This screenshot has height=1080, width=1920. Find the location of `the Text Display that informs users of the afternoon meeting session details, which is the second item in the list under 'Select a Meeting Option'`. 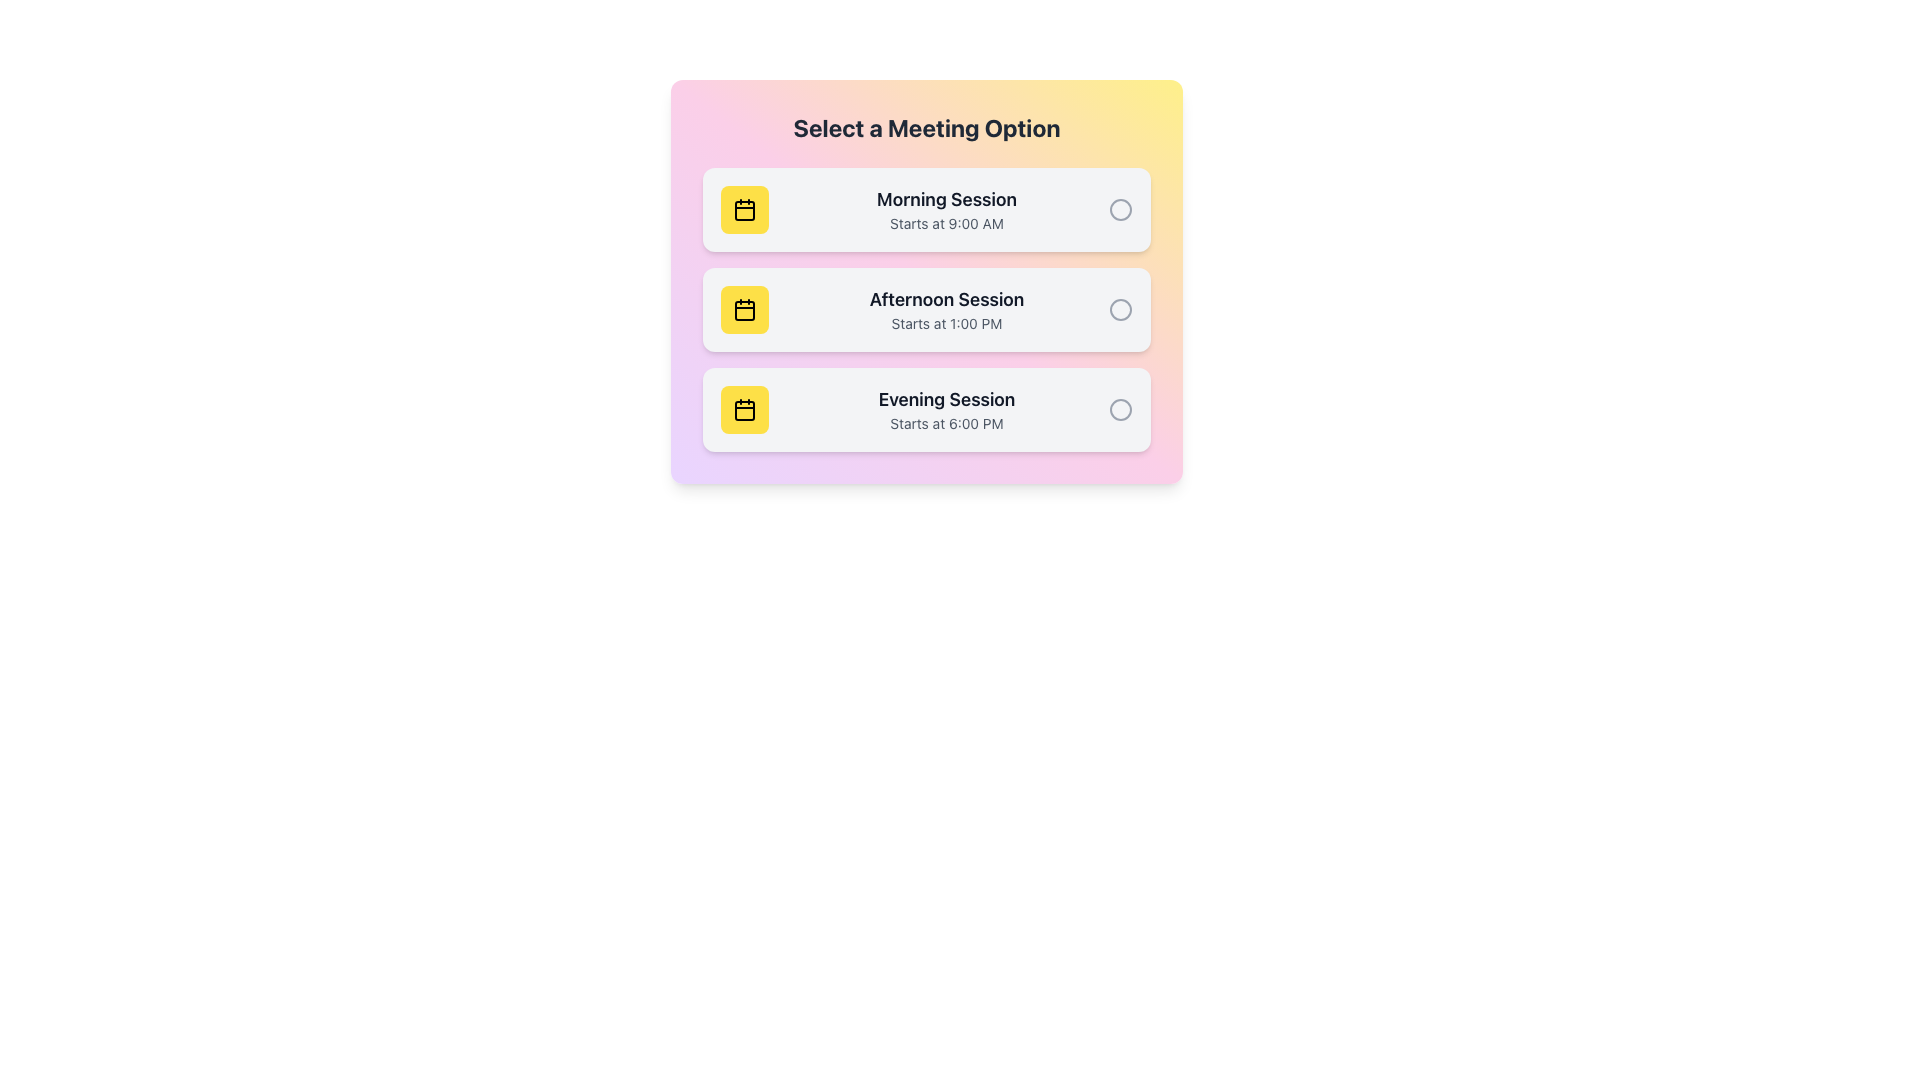

the Text Display that informs users of the afternoon meeting session details, which is the second item in the list under 'Select a Meeting Option' is located at coordinates (945, 309).